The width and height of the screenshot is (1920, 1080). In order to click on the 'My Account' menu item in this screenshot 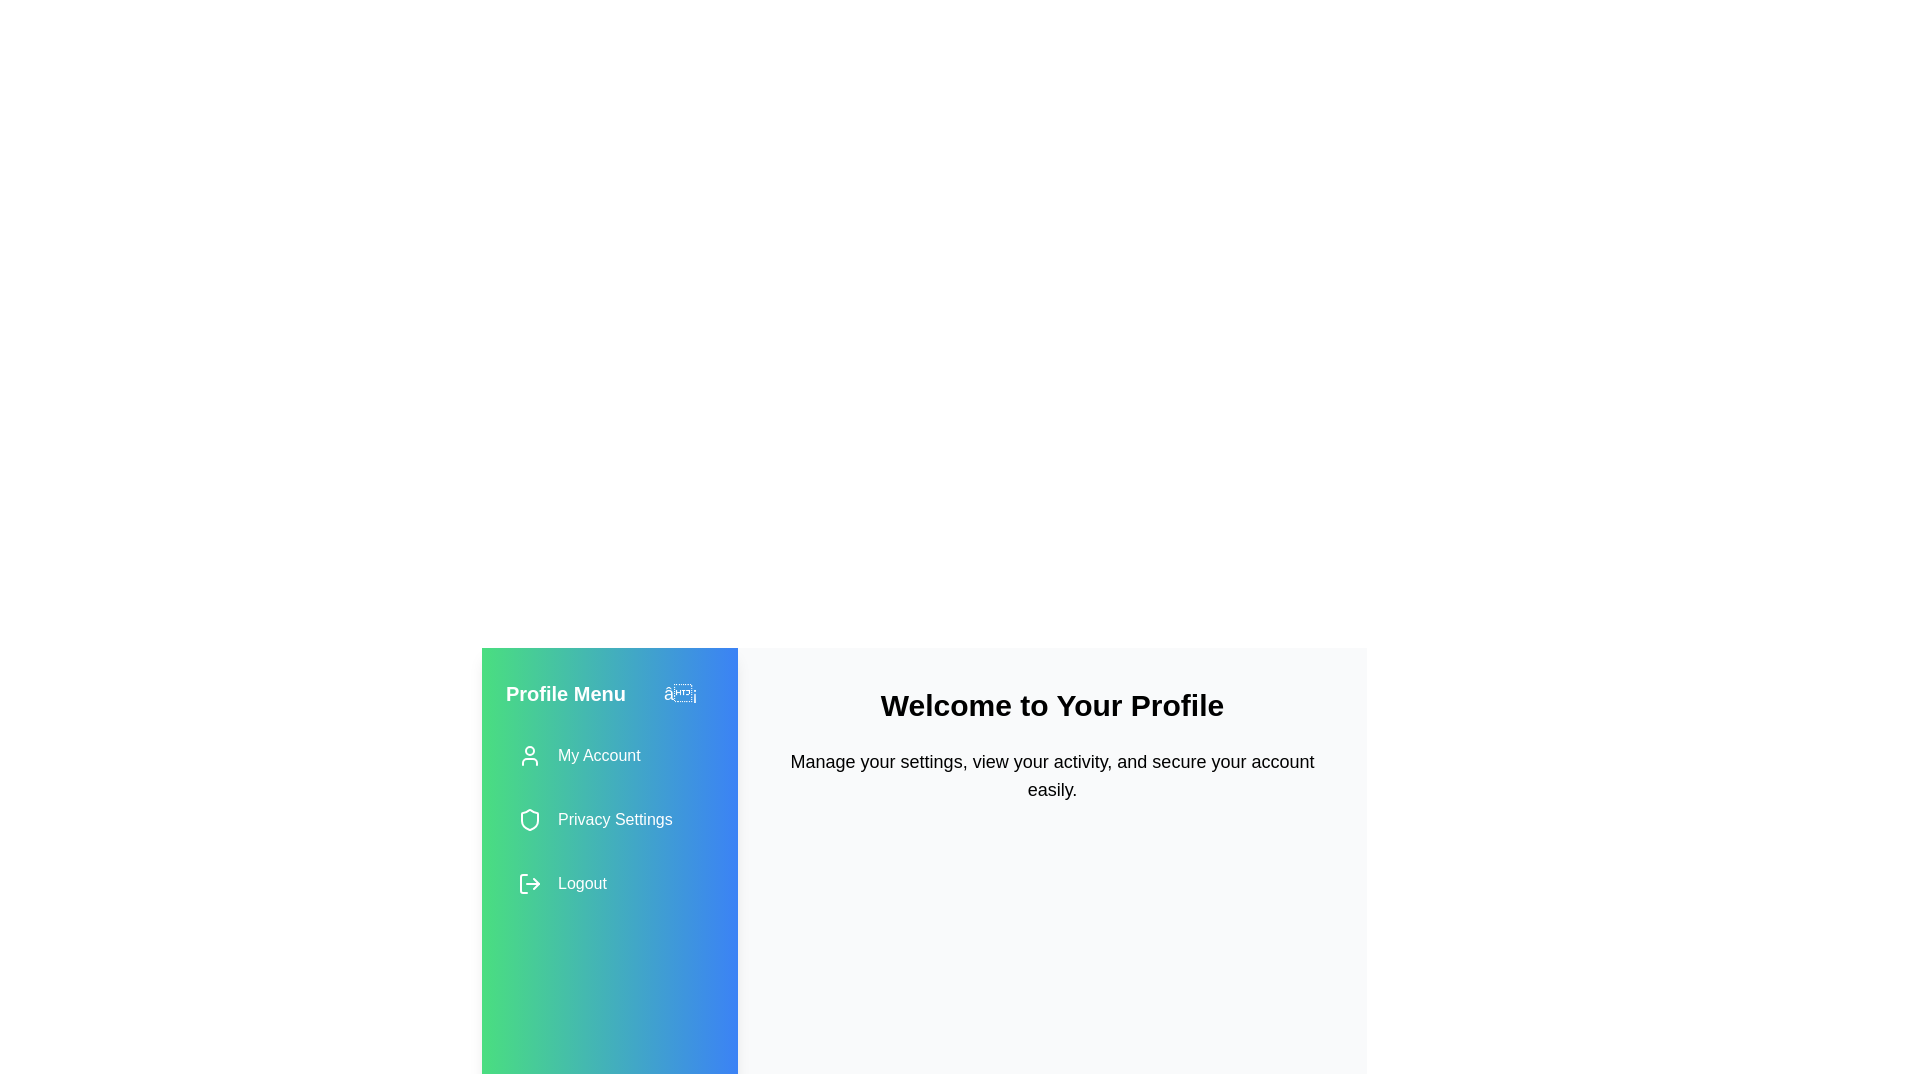, I will do `click(608, 756)`.